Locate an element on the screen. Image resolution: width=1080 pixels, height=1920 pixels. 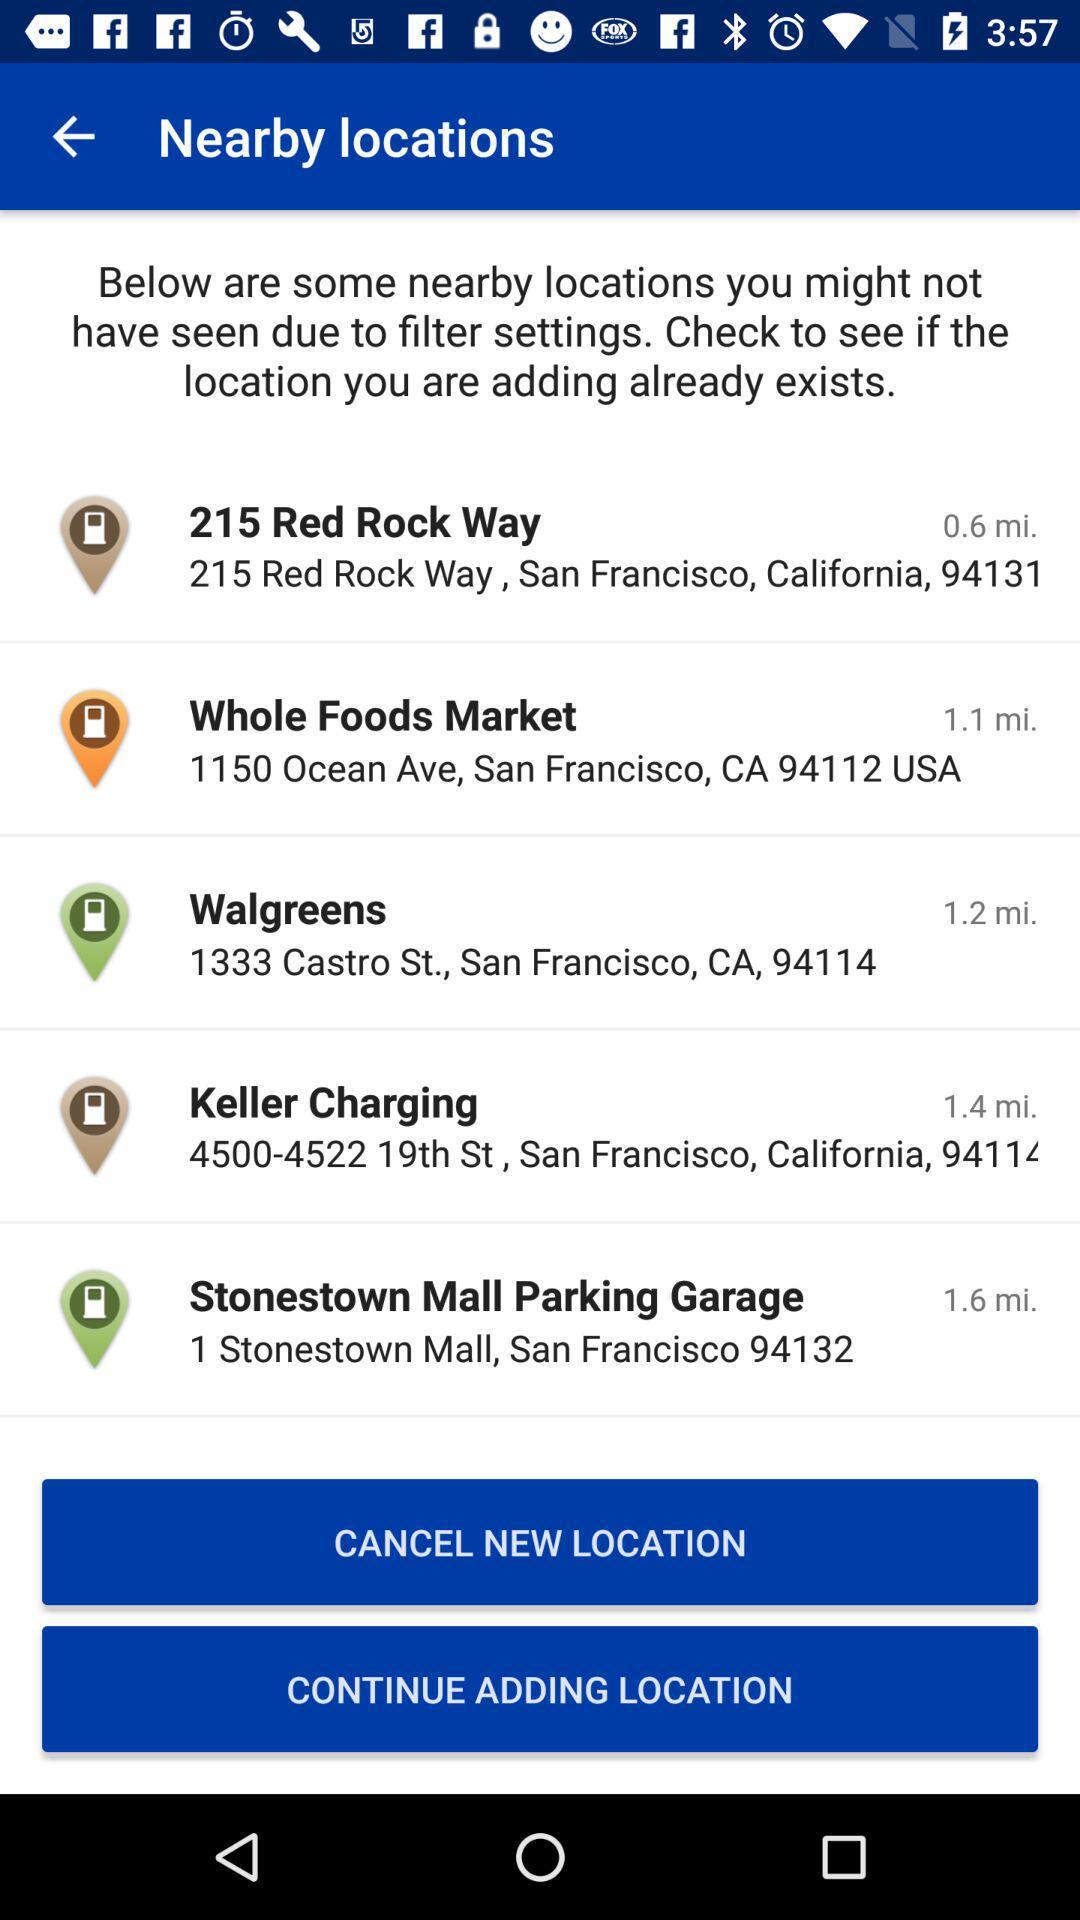
continue adding location is located at coordinates (540, 1688).